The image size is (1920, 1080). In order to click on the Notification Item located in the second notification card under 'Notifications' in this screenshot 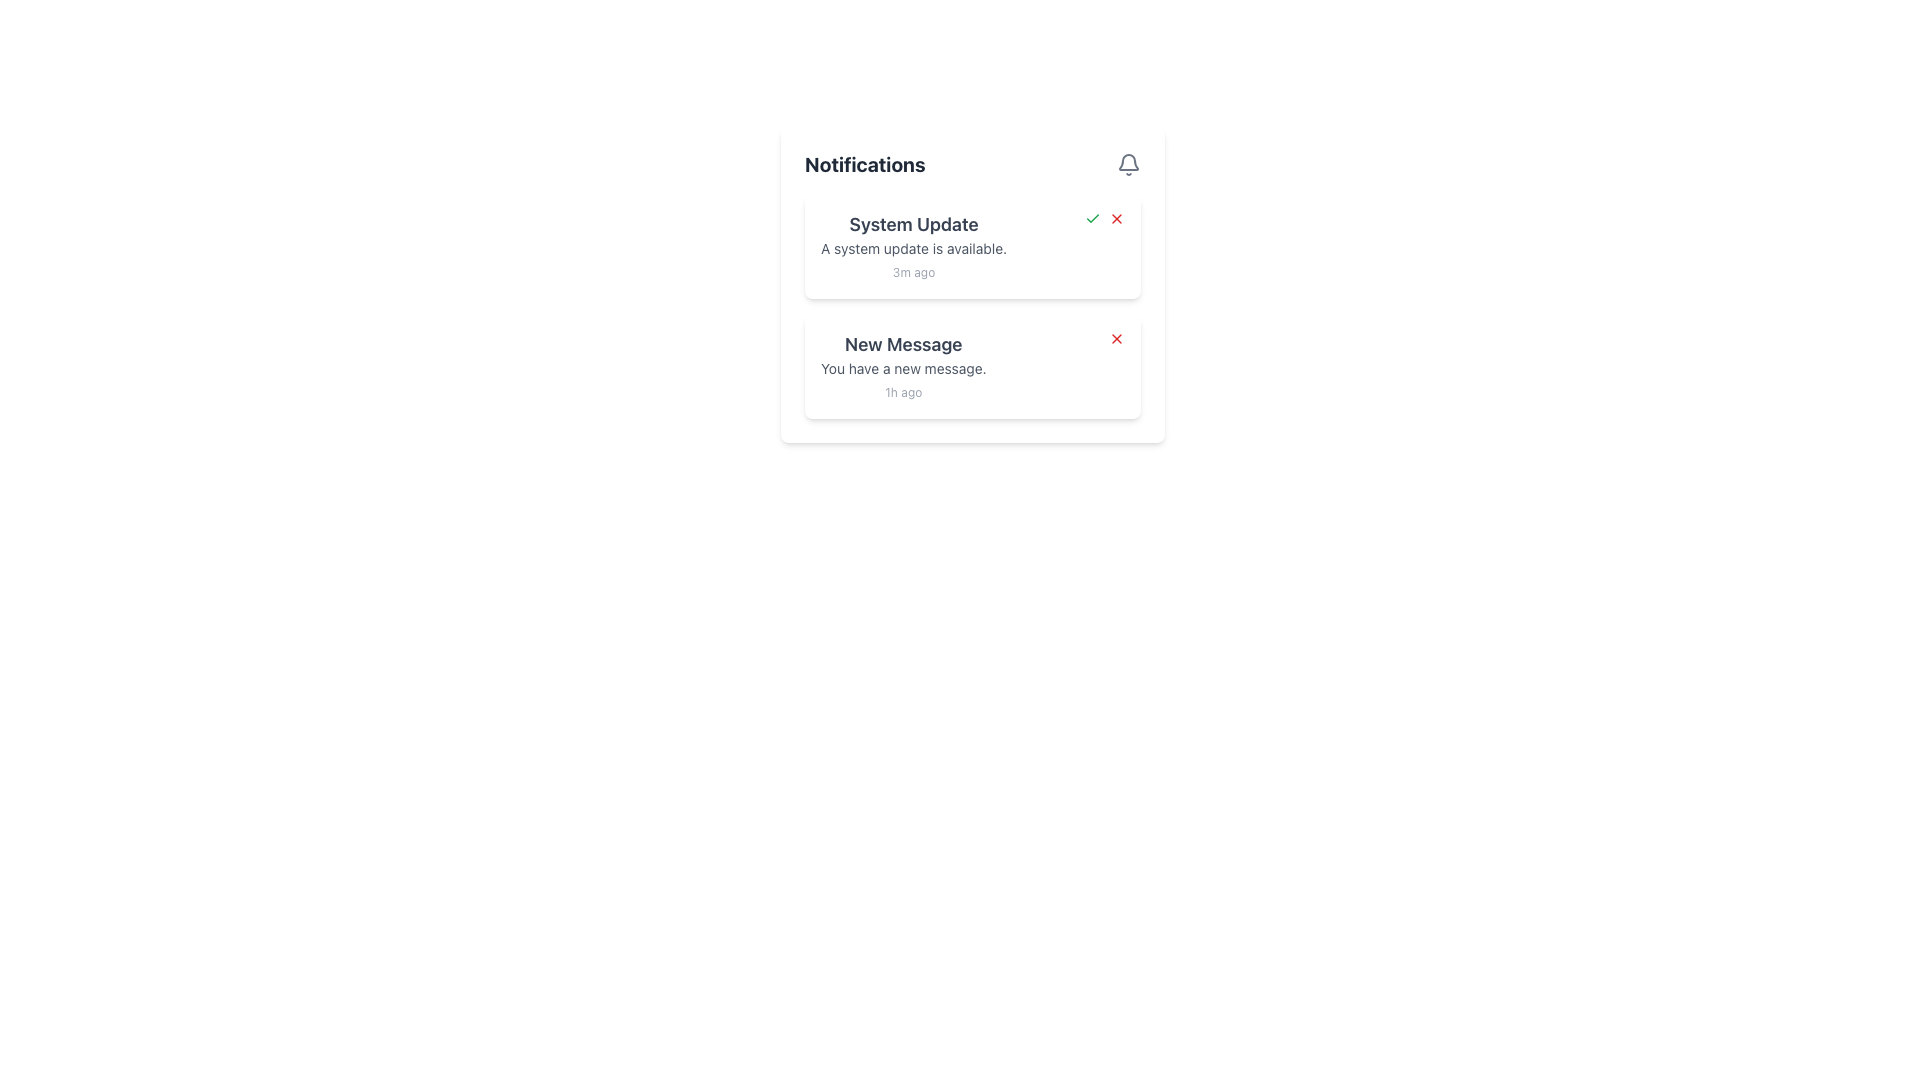, I will do `click(902, 366)`.